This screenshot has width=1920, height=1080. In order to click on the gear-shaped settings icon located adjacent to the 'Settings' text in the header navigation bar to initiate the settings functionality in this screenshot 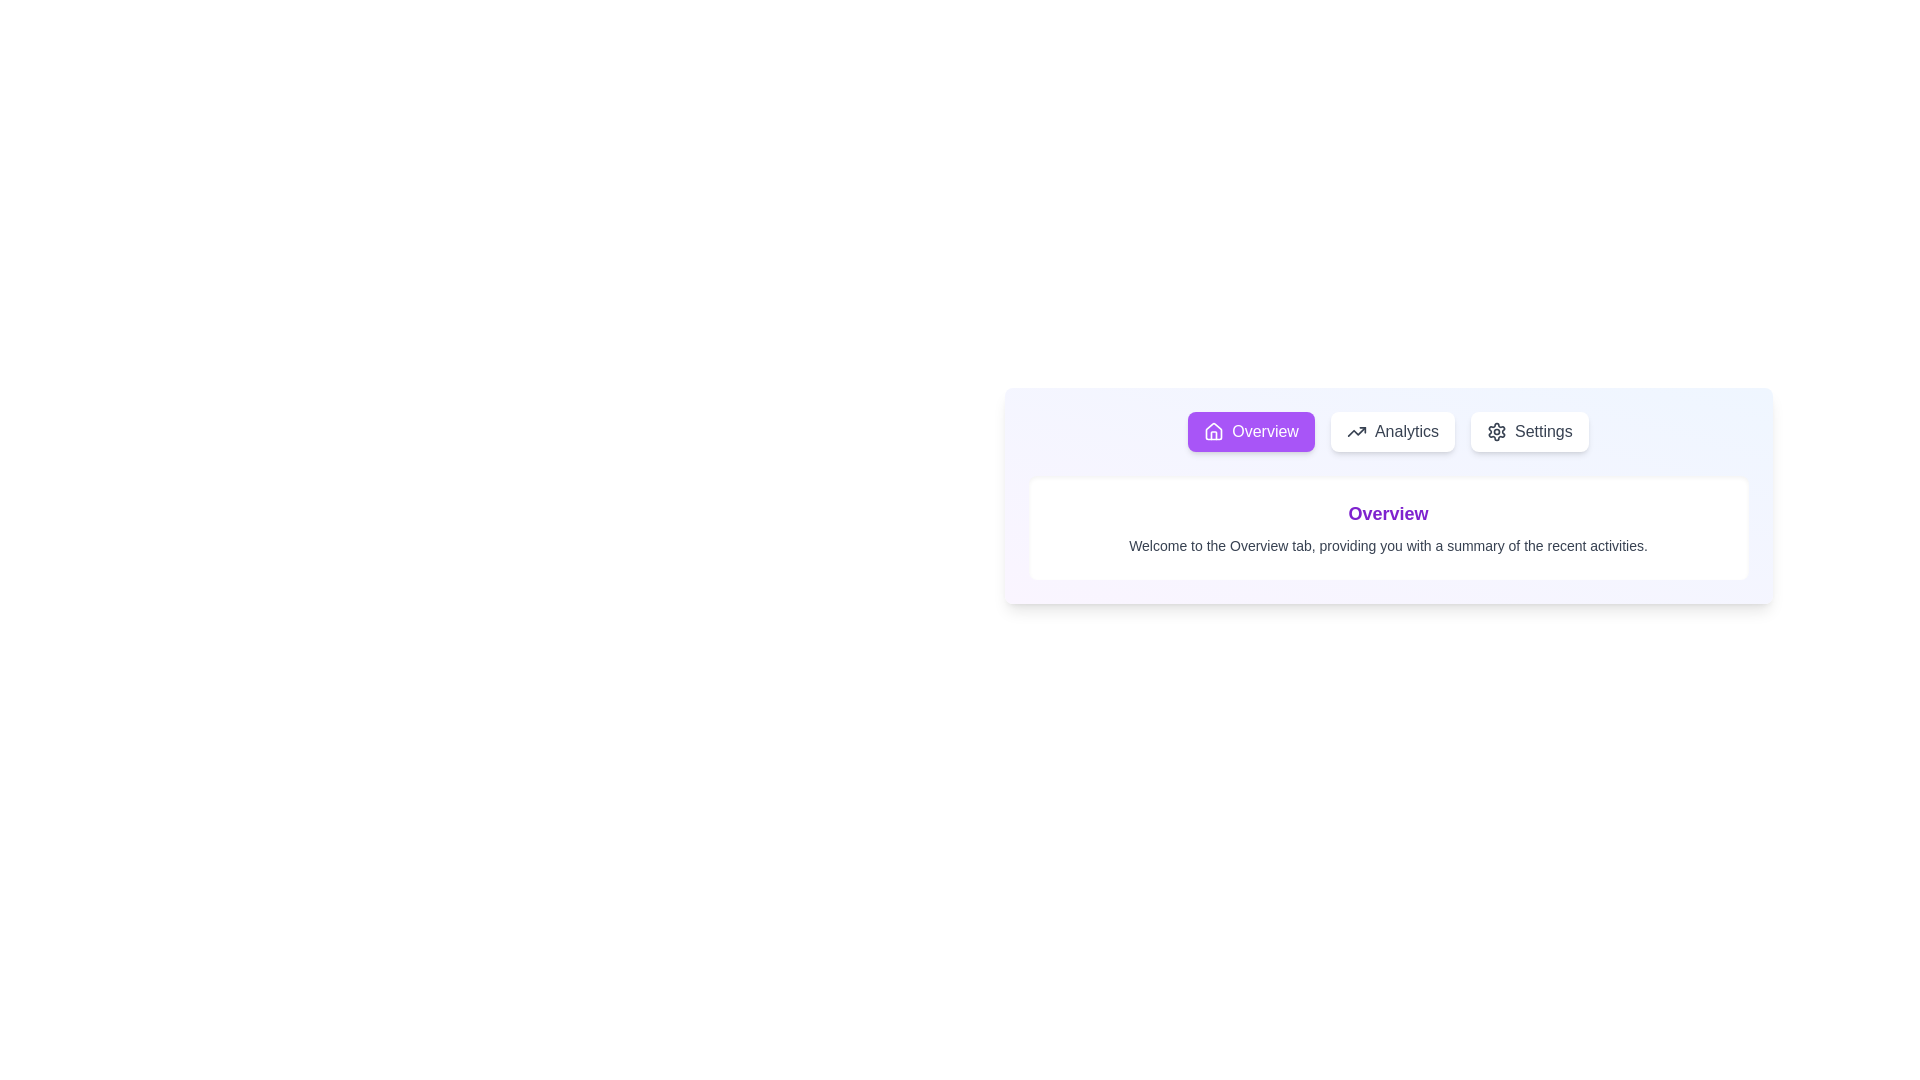, I will do `click(1497, 431)`.